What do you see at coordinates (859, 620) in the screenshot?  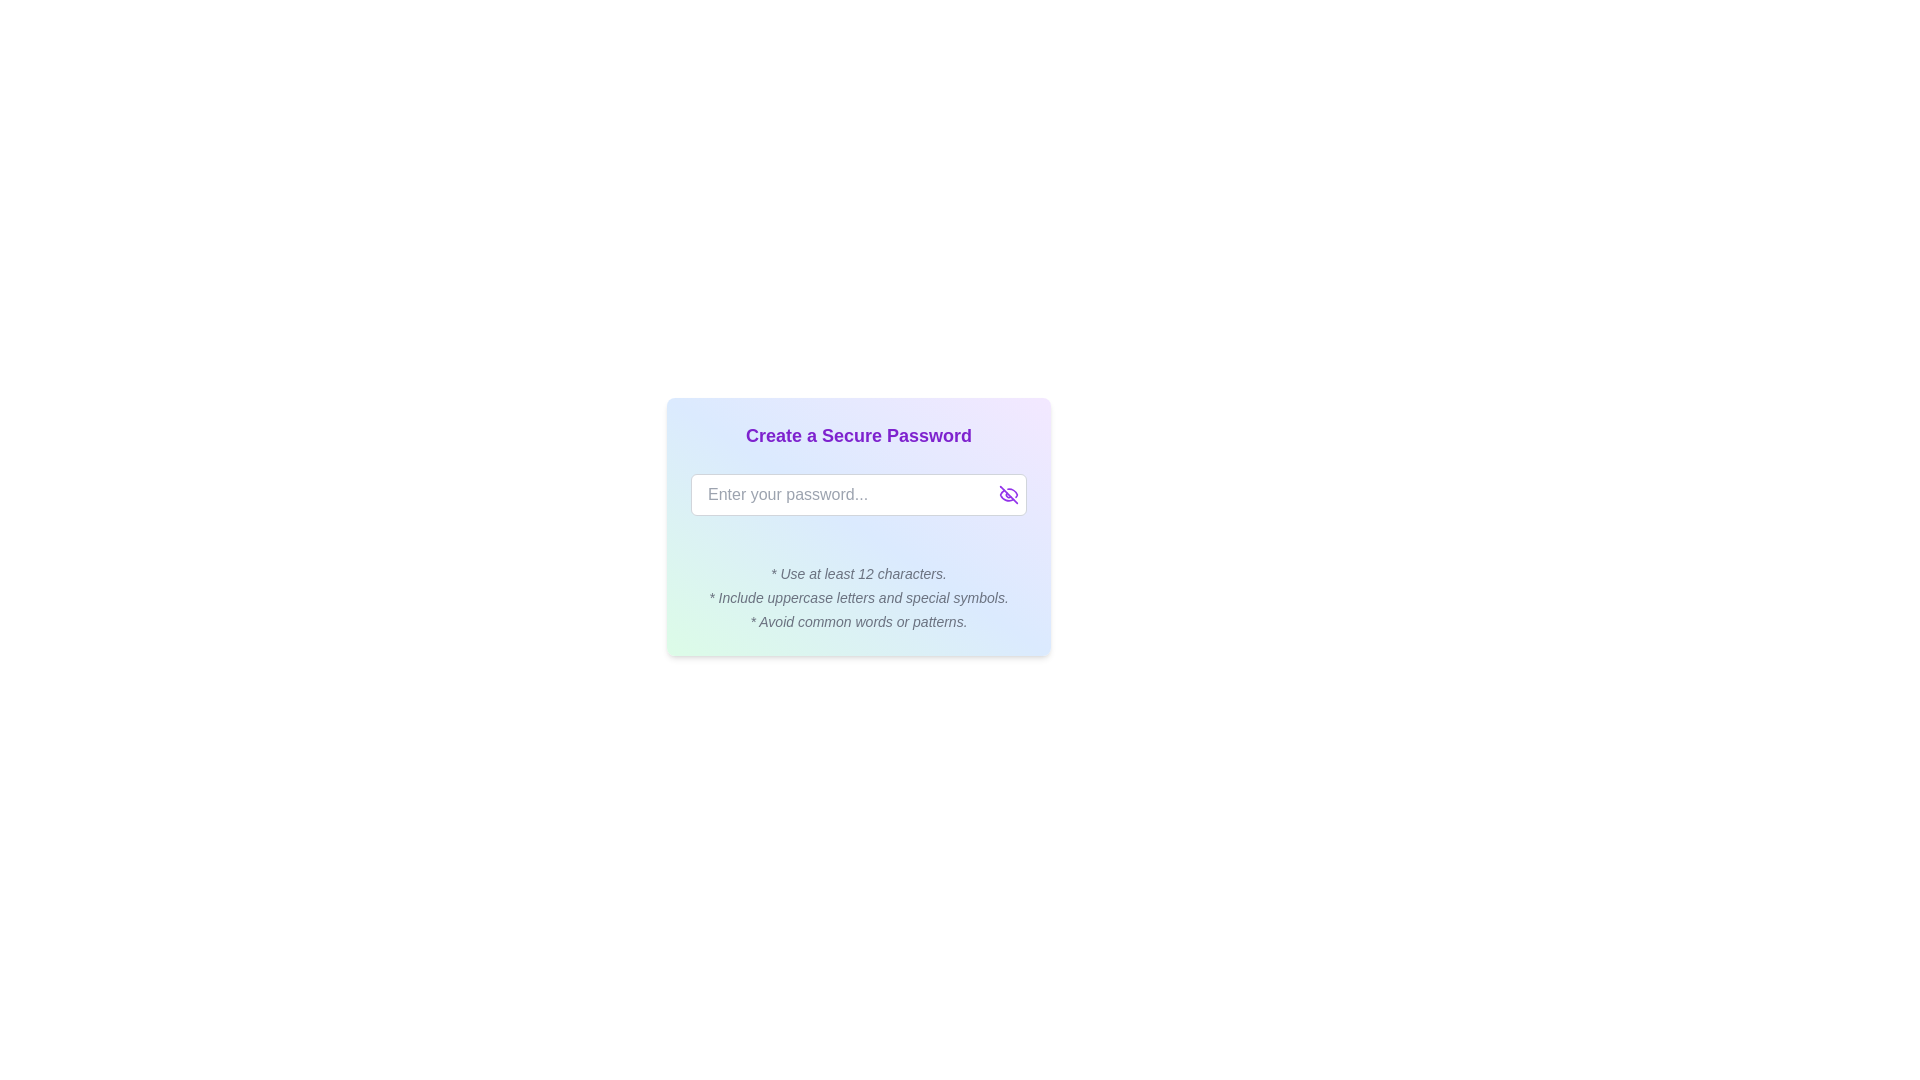 I see `instructional text displayed as the third item in the vertically-stacked set of messages below the password input field, which advises against using commonly used words or predictable patterns for creating a secure password` at bounding box center [859, 620].